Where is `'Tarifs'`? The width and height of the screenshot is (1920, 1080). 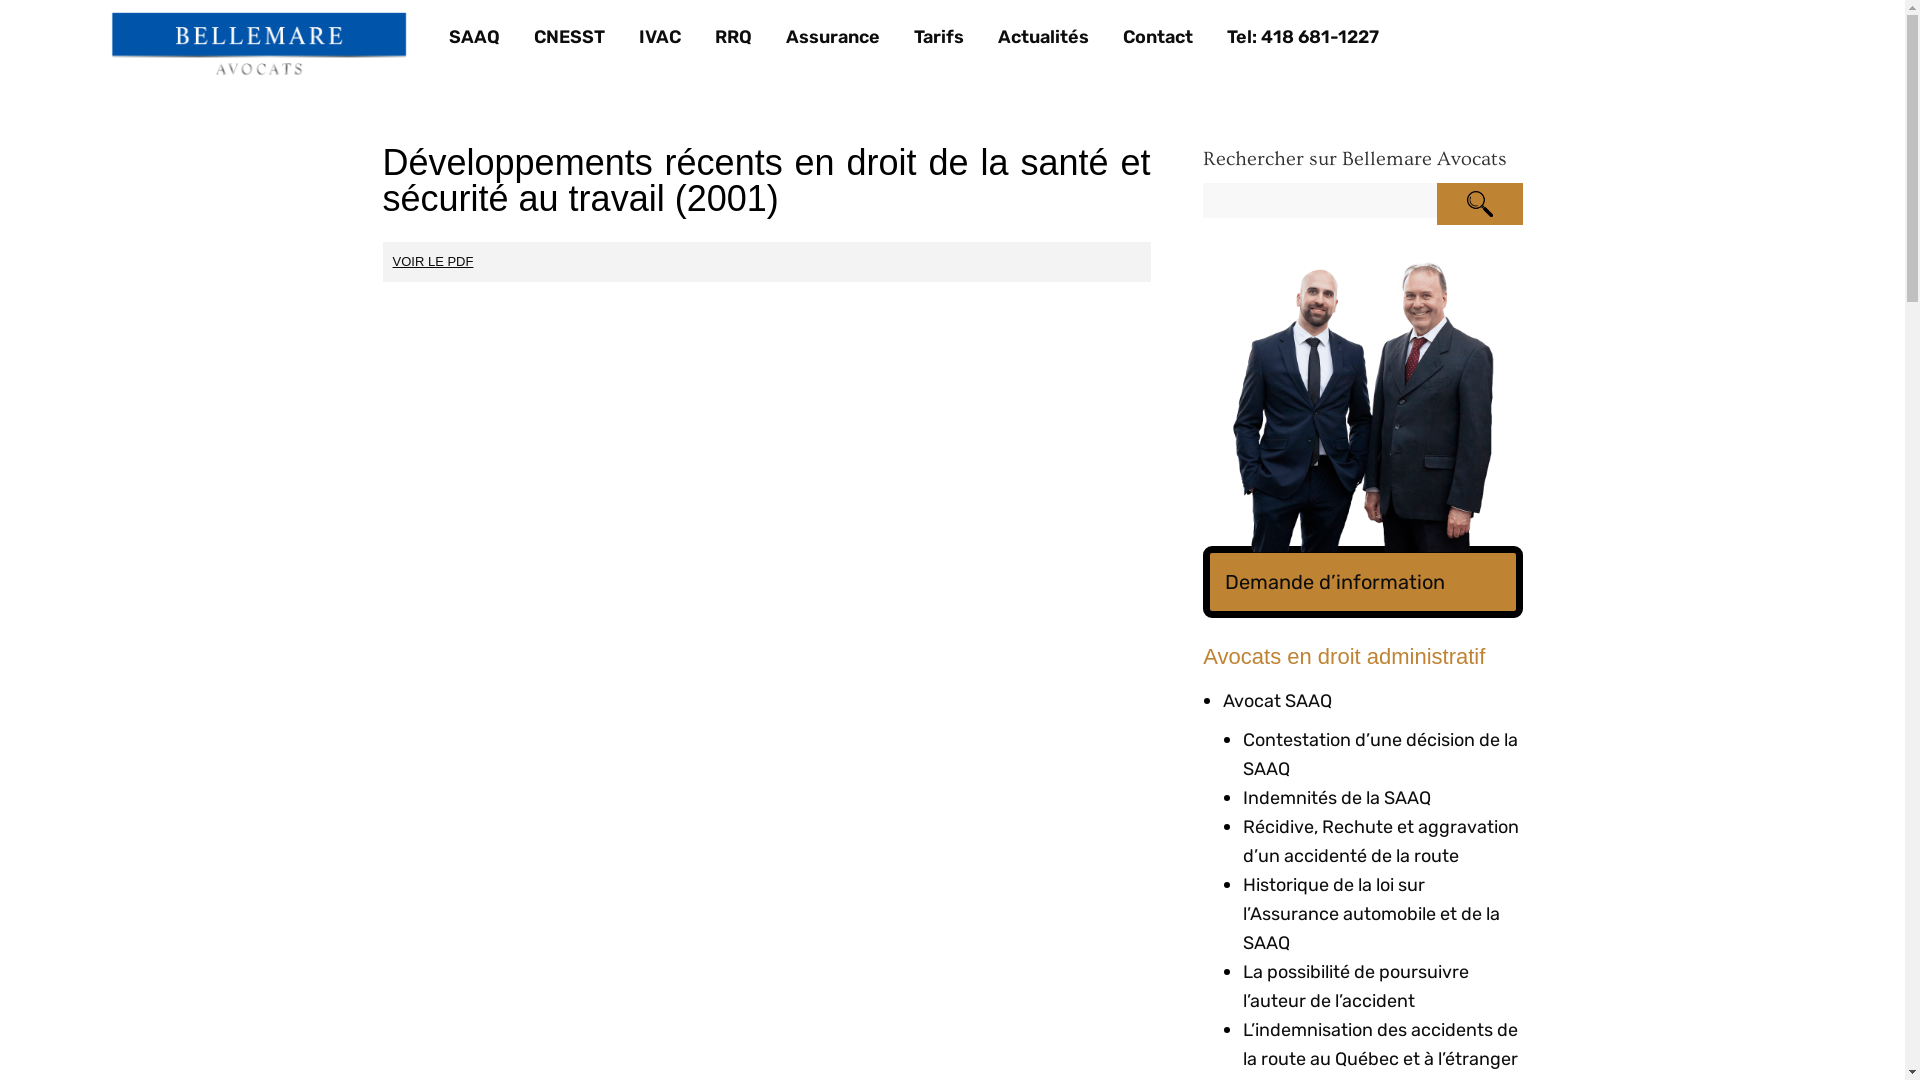
'Tarifs' is located at coordinates (938, 37).